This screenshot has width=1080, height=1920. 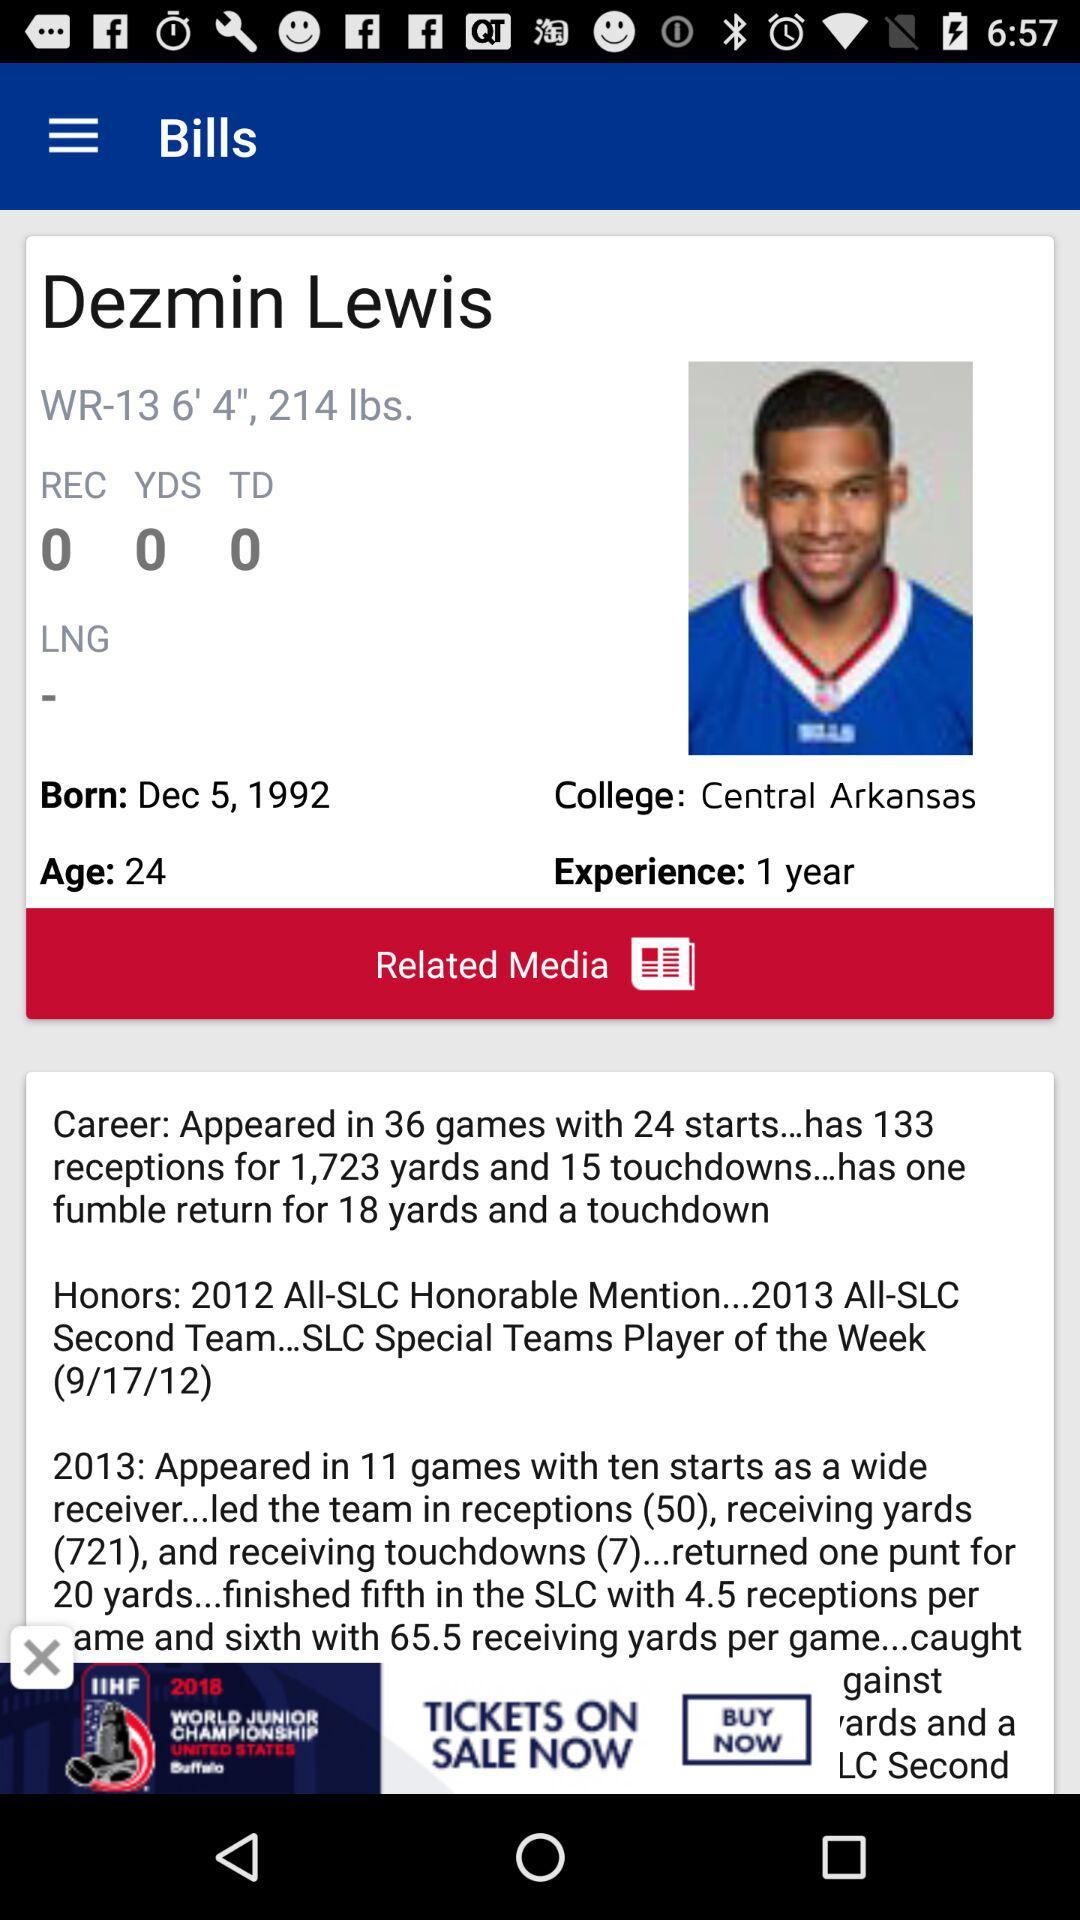 What do you see at coordinates (42, 1657) in the screenshot?
I see `item below age: 24 item` at bounding box center [42, 1657].